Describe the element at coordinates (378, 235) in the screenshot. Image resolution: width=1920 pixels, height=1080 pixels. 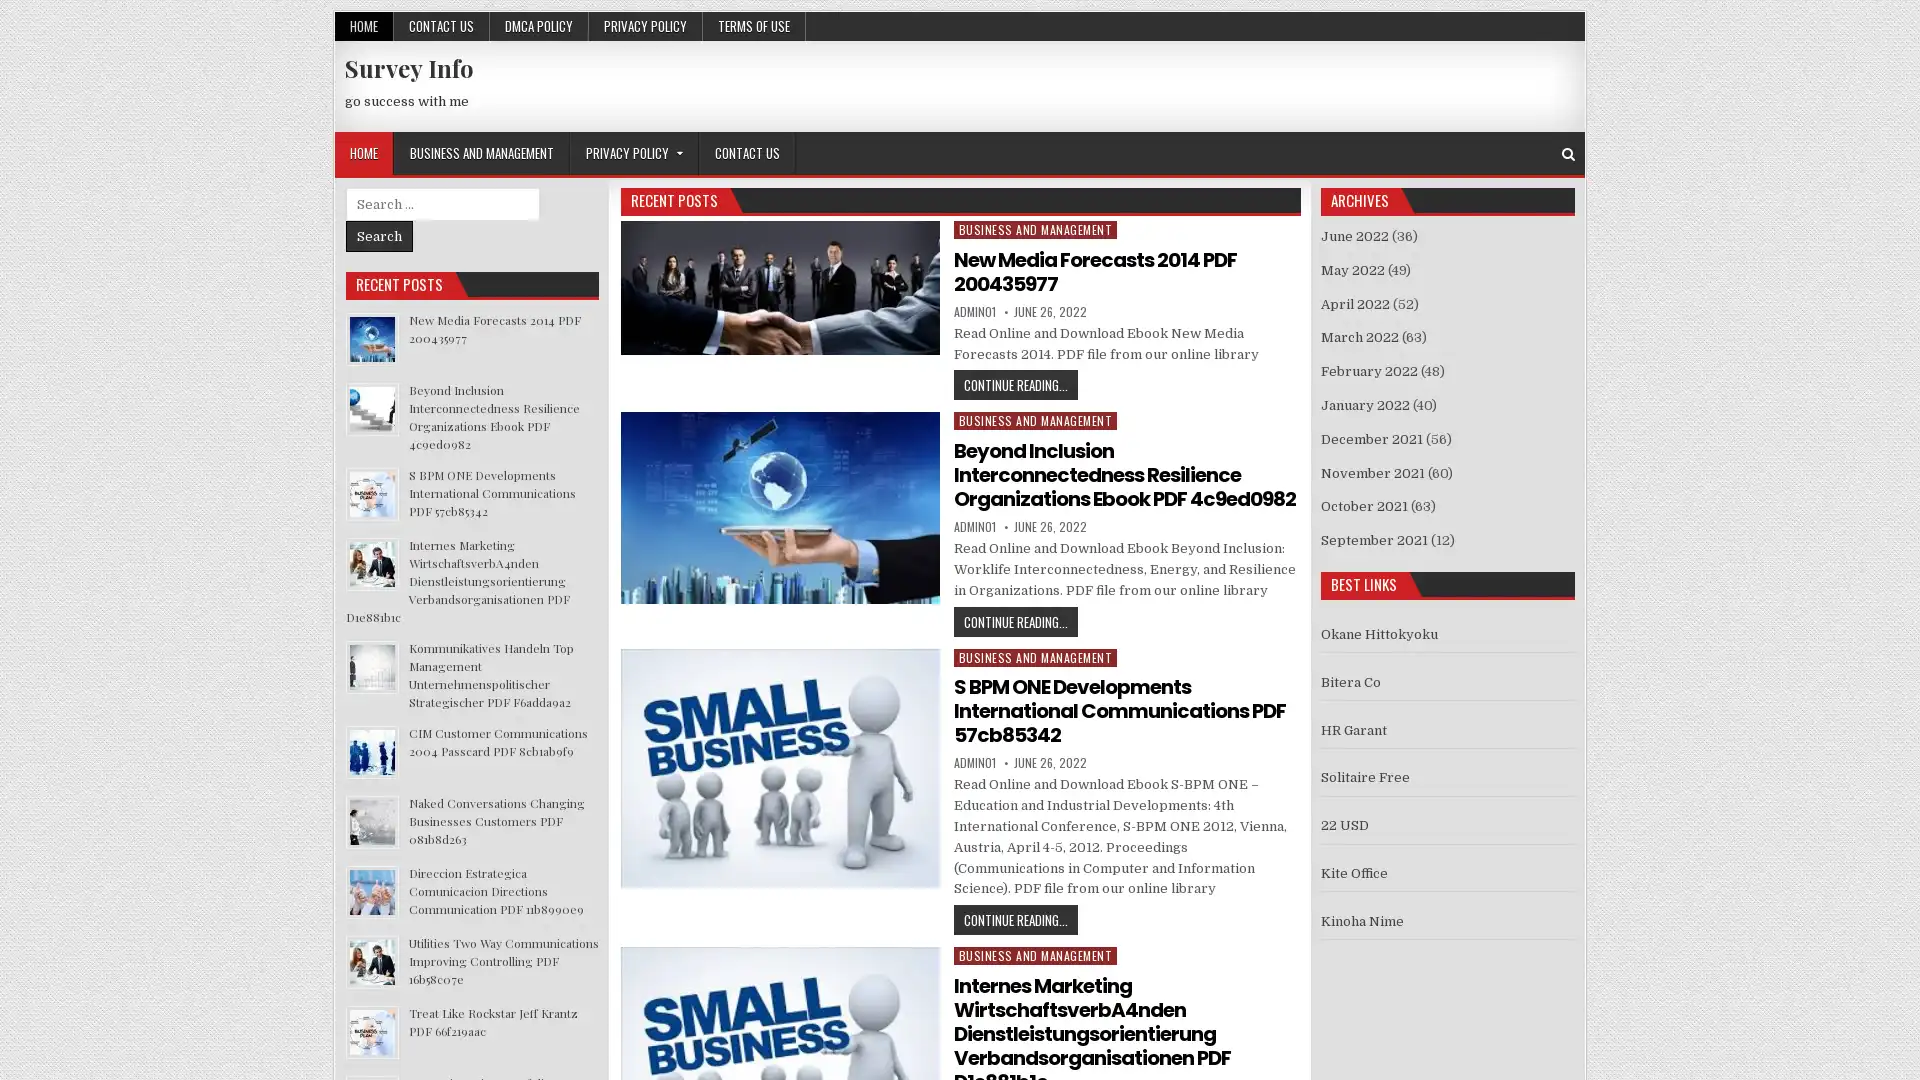
I see `Search` at that location.